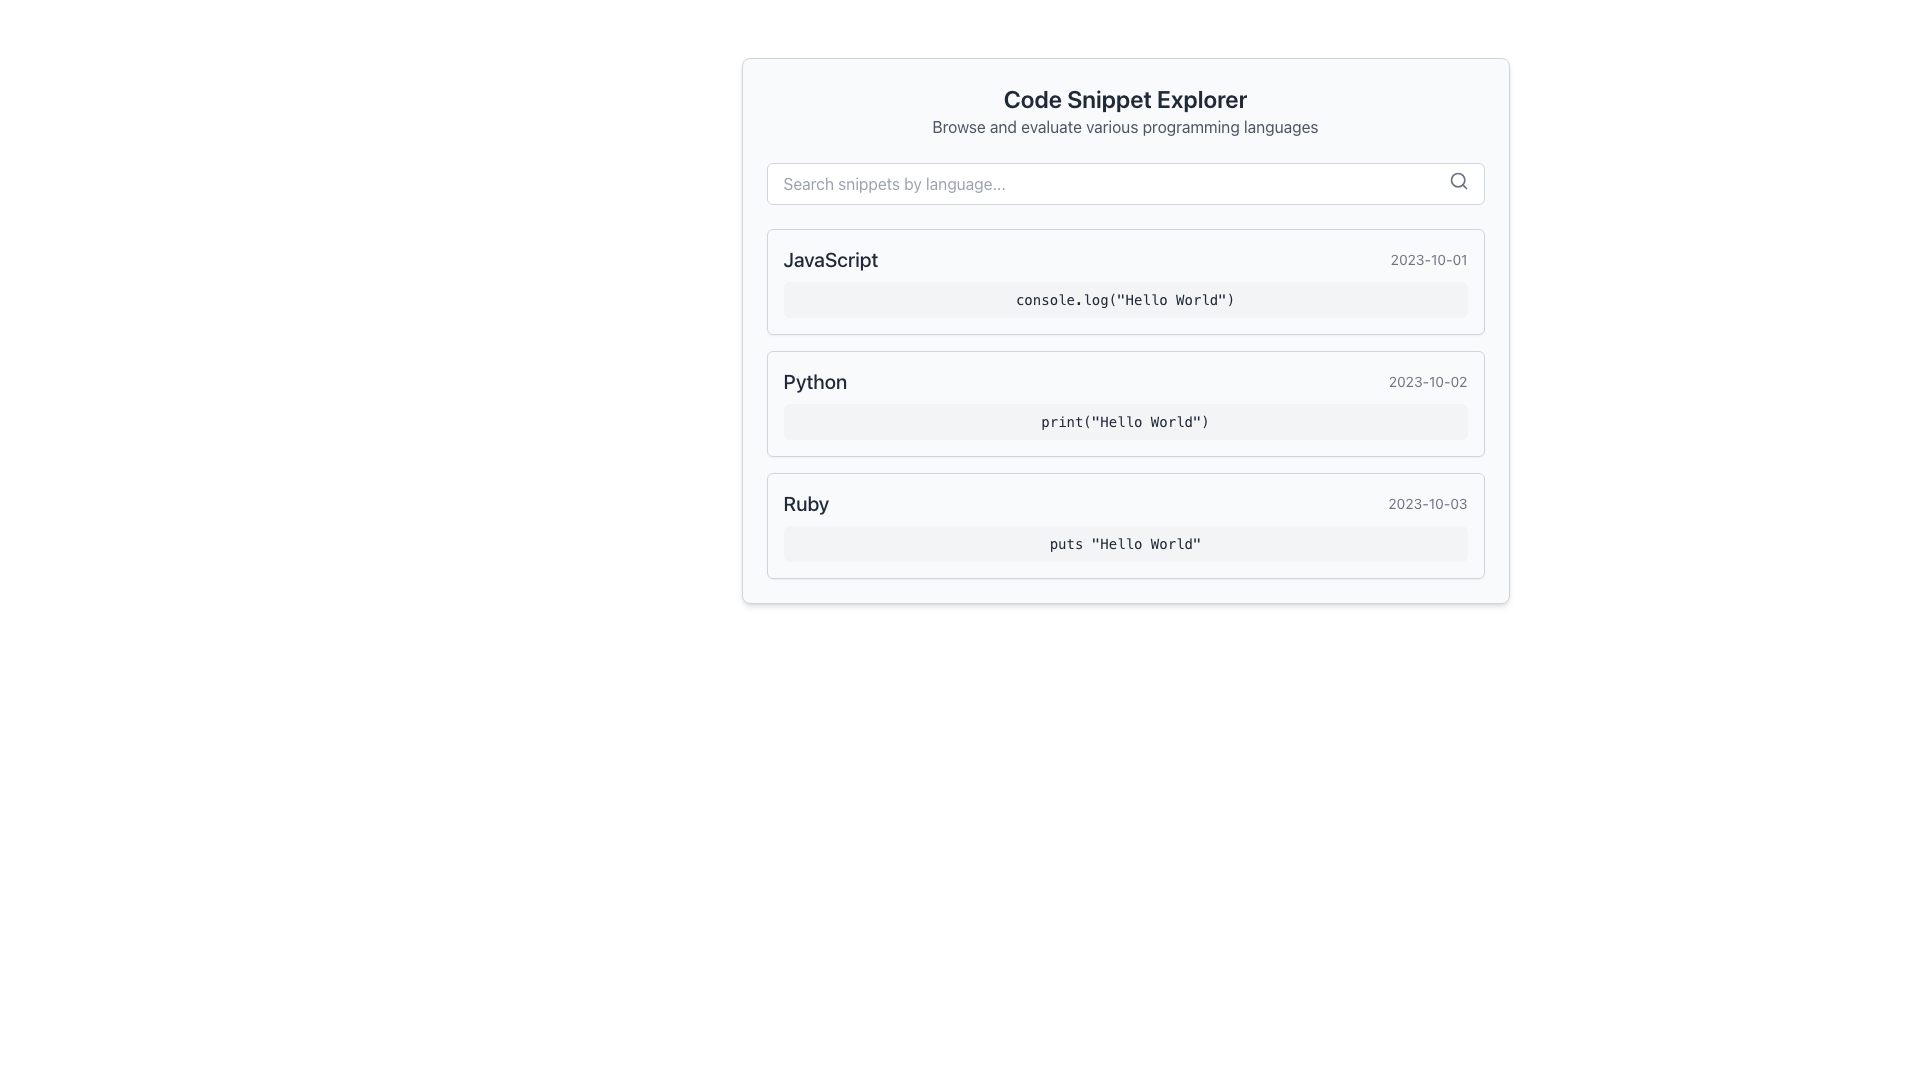  I want to click on the text element that reads 'Browse and evaluate various programming languages', which is styled in a subtle gray color and positioned beneath the title 'Code Snippet Explorer', so click(1125, 127).